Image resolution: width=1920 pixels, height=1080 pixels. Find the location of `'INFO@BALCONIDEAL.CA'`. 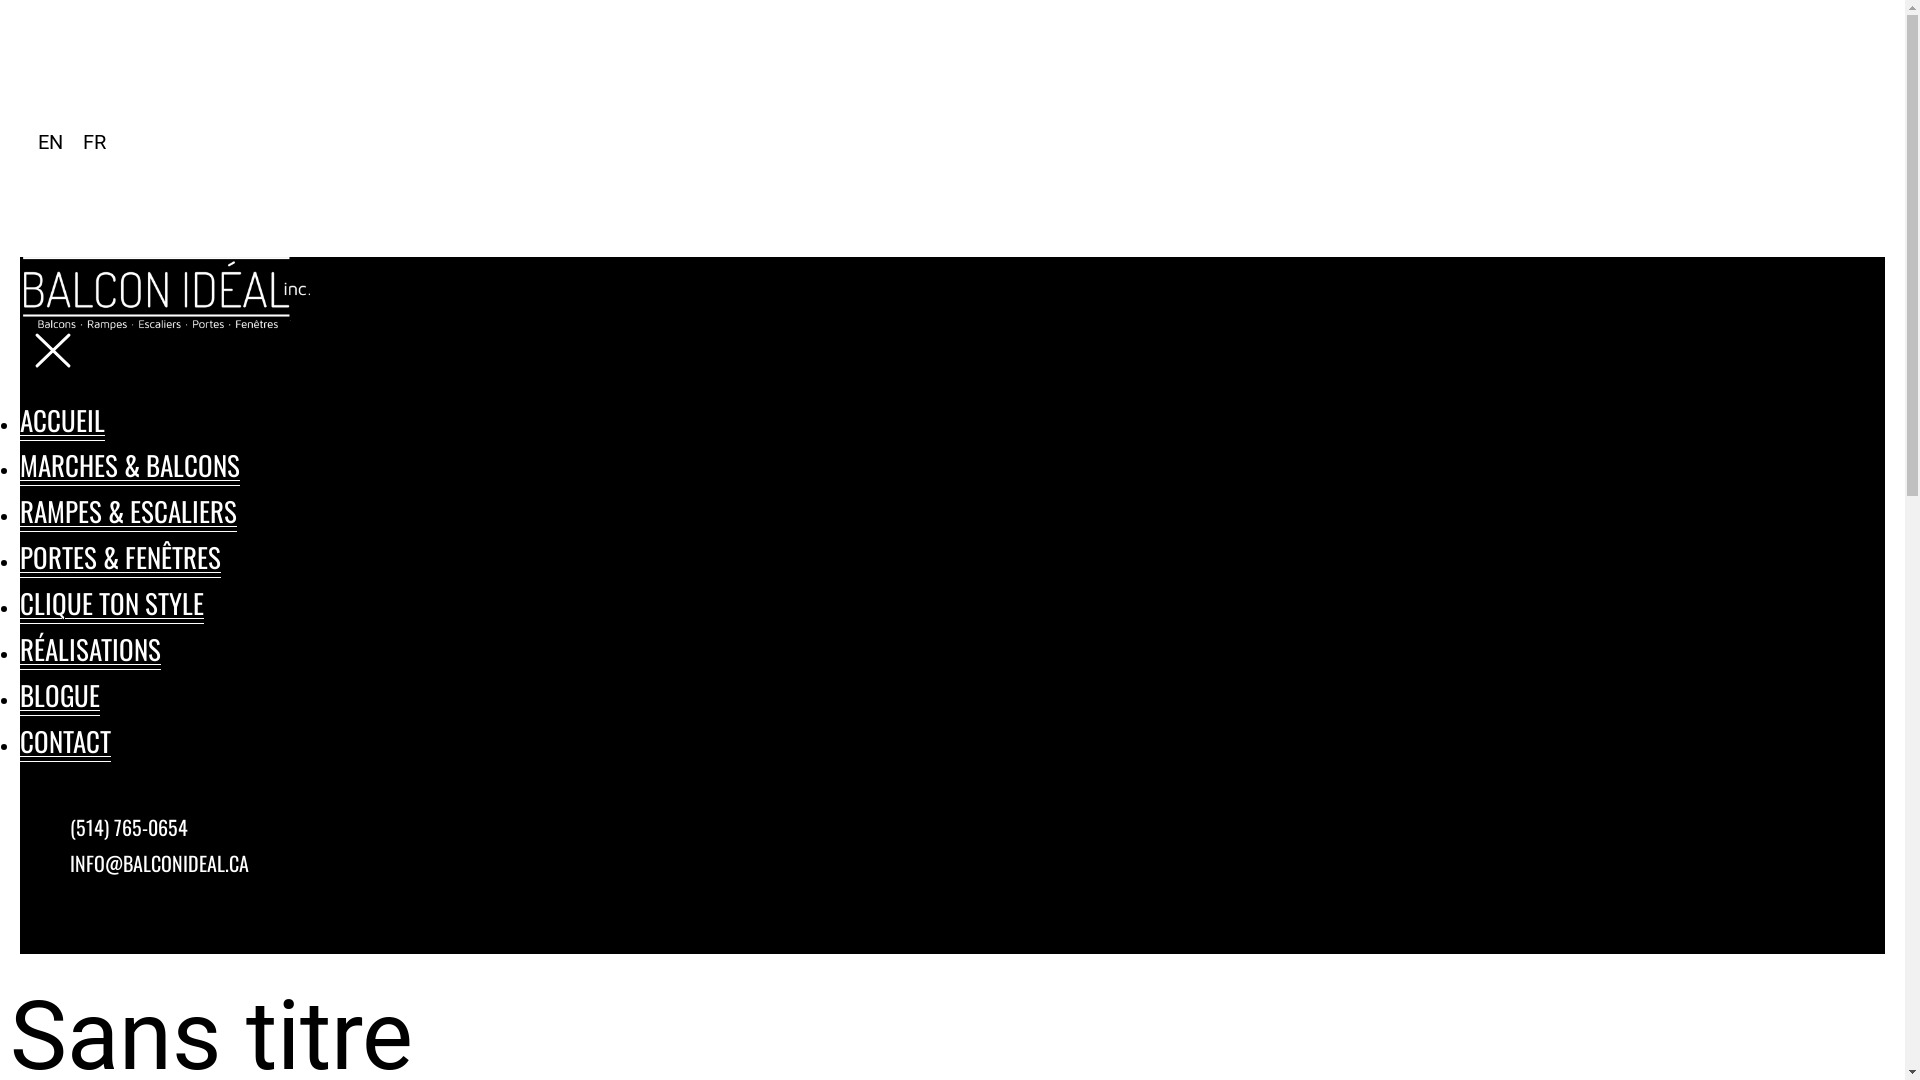

'INFO@BALCONIDEAL.CA' is located at coordinates (70, 862).